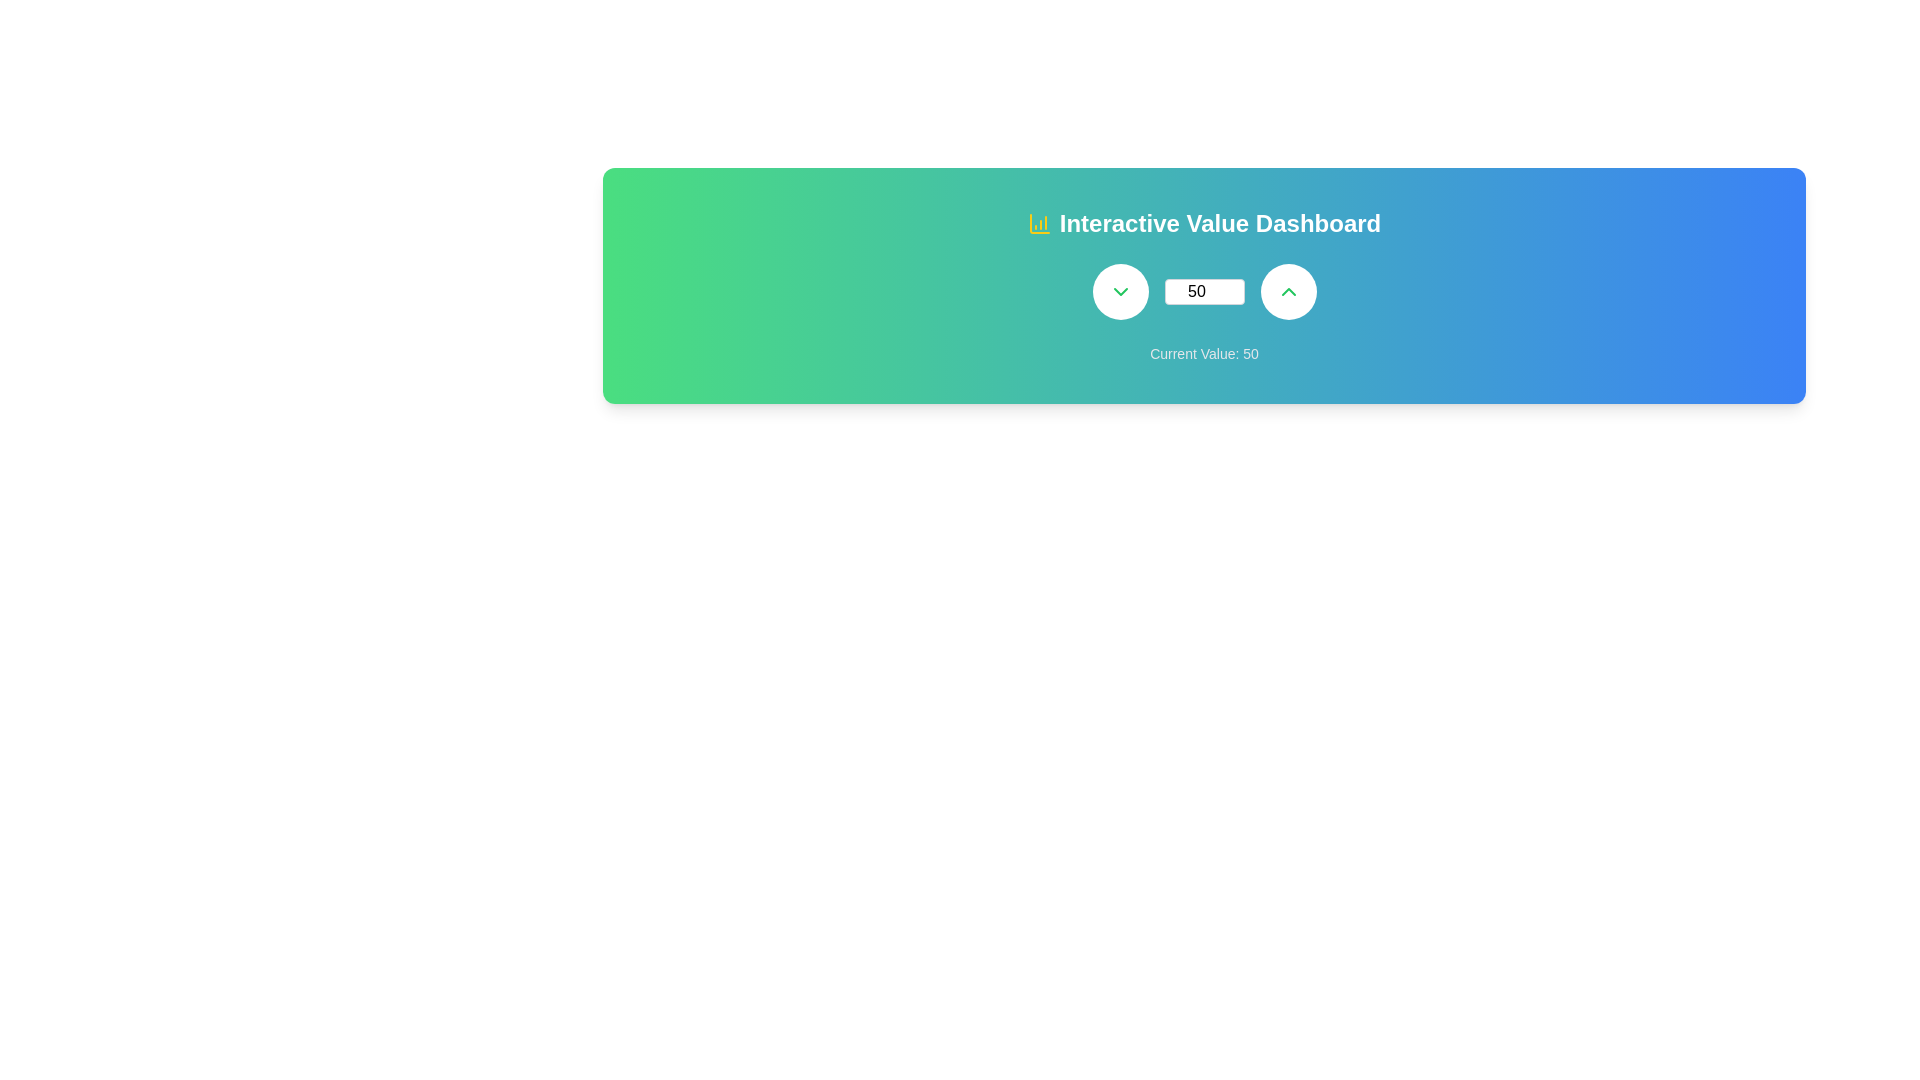 This screenshot has width=1920, height=1080. What do you see at coordinates (1120, 292) in the screenshot?
I see `the chevron-down icon located within the green circular button` at bounding box center [1120, 292].